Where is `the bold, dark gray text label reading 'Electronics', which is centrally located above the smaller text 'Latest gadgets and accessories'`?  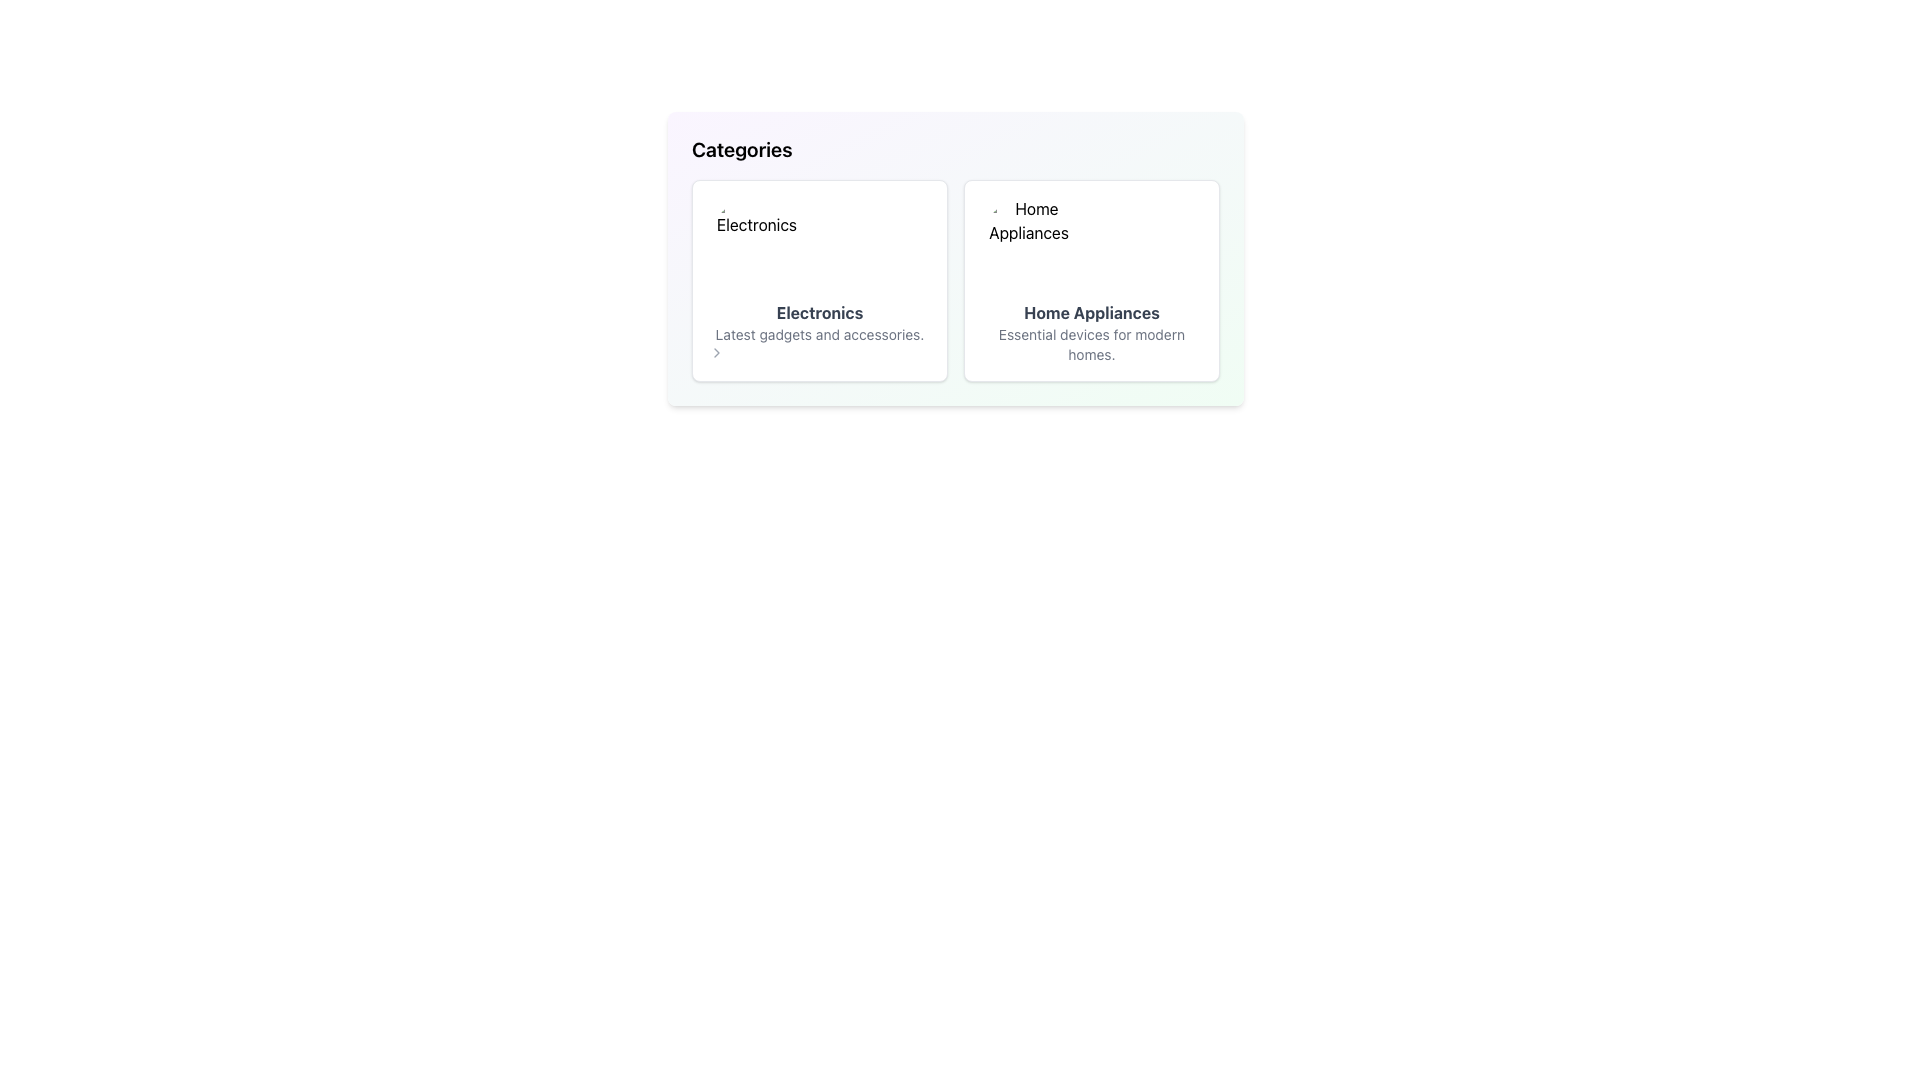 the bold, dark gray text label reading 'Electronics', which is centrally located above the smaller text 'Latest gadgets and accessories' is located at coordinates (820, 312).